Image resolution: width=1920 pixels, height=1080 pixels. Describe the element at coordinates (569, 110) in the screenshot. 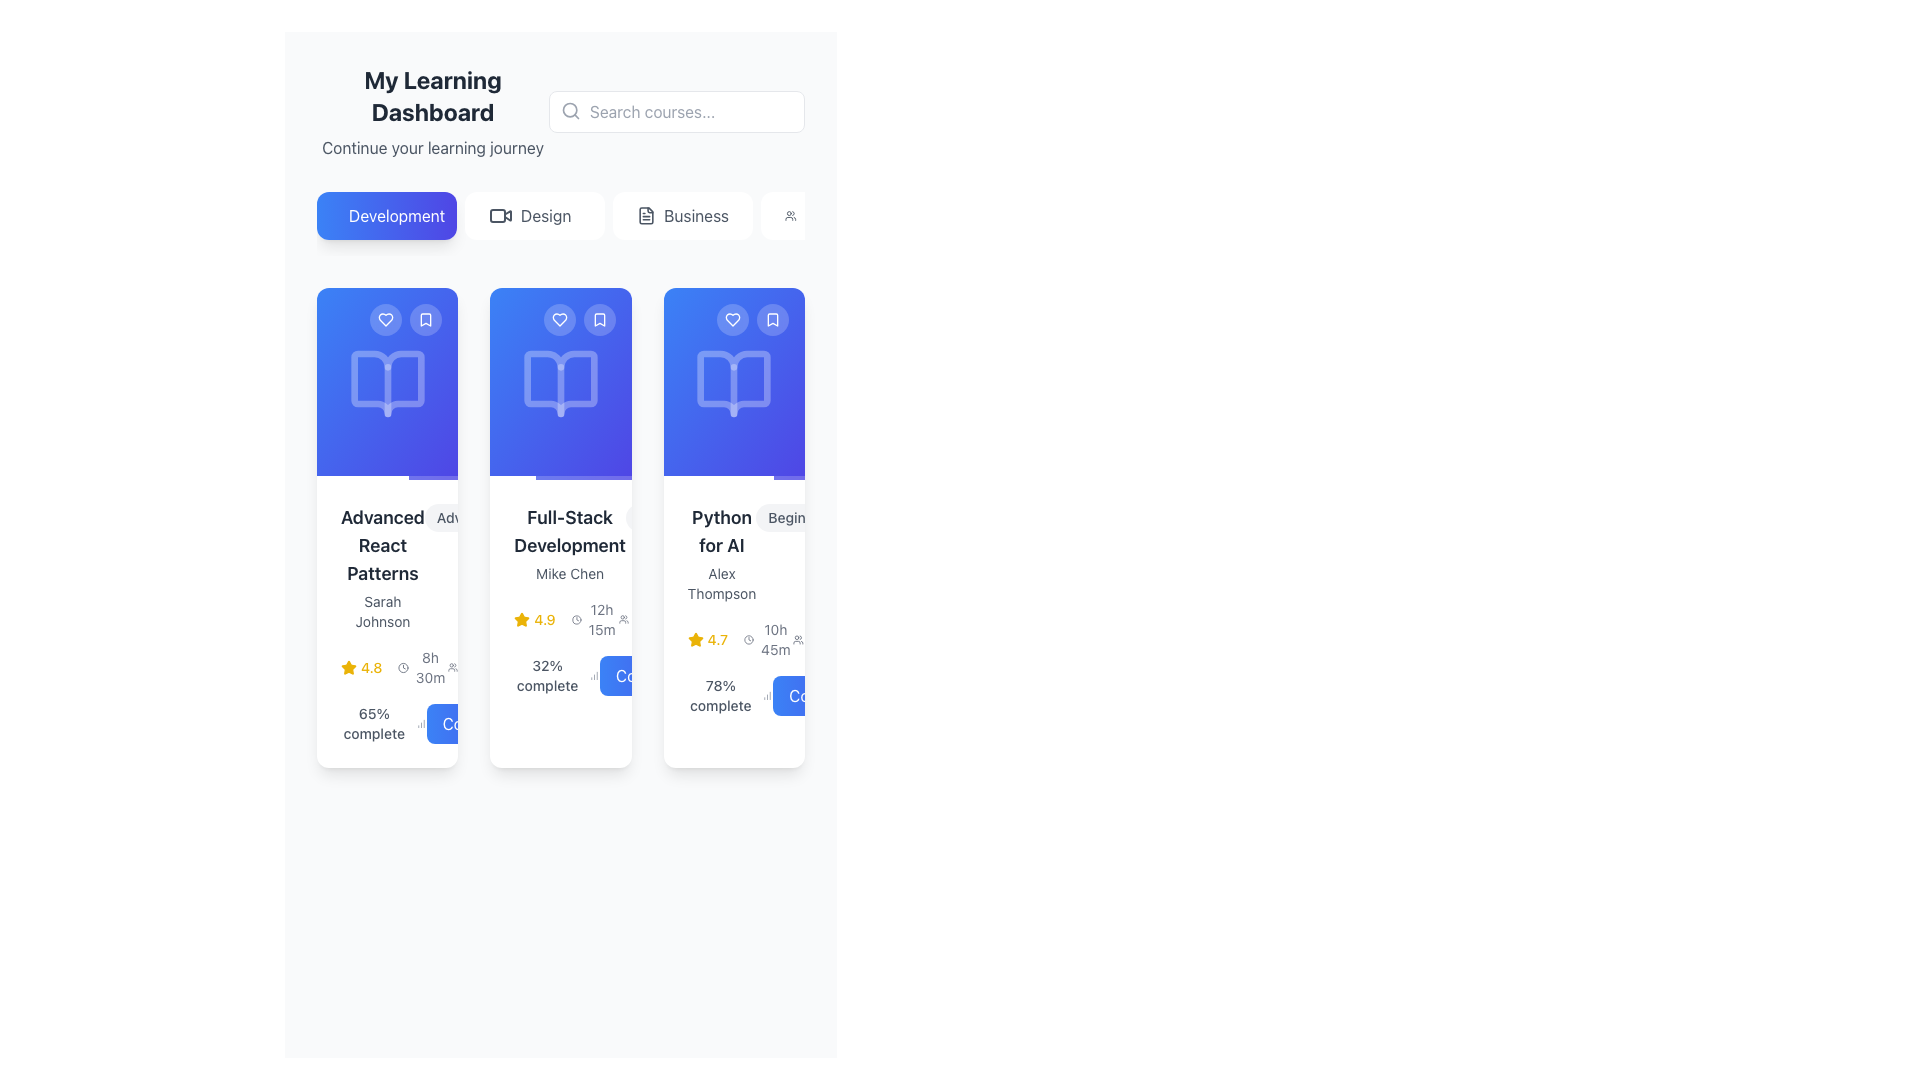

I see `the circular shape inside the magnifying glass icon used for the search function, located in the upper-right section of the interface` at that location.